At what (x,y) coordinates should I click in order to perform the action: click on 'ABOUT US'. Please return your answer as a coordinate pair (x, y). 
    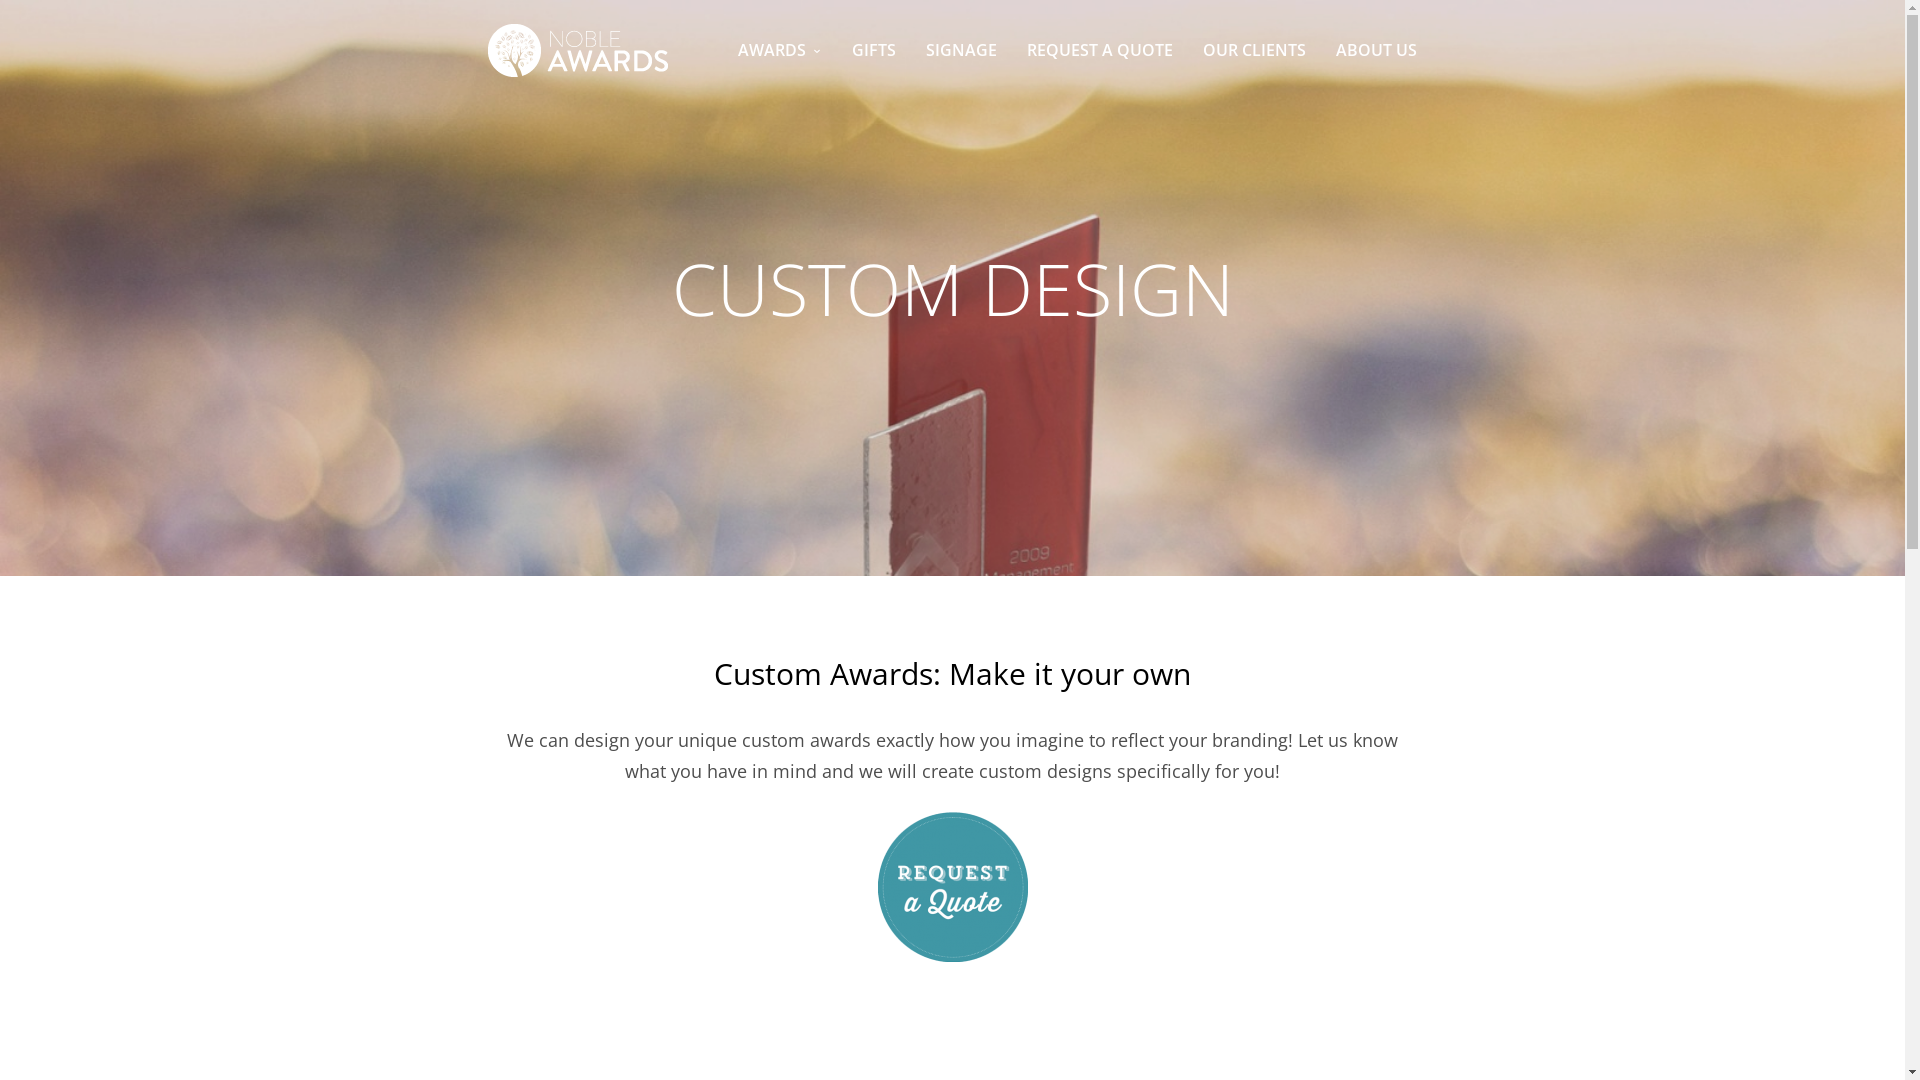
    Looking at the image, I should click on (1375, 49).